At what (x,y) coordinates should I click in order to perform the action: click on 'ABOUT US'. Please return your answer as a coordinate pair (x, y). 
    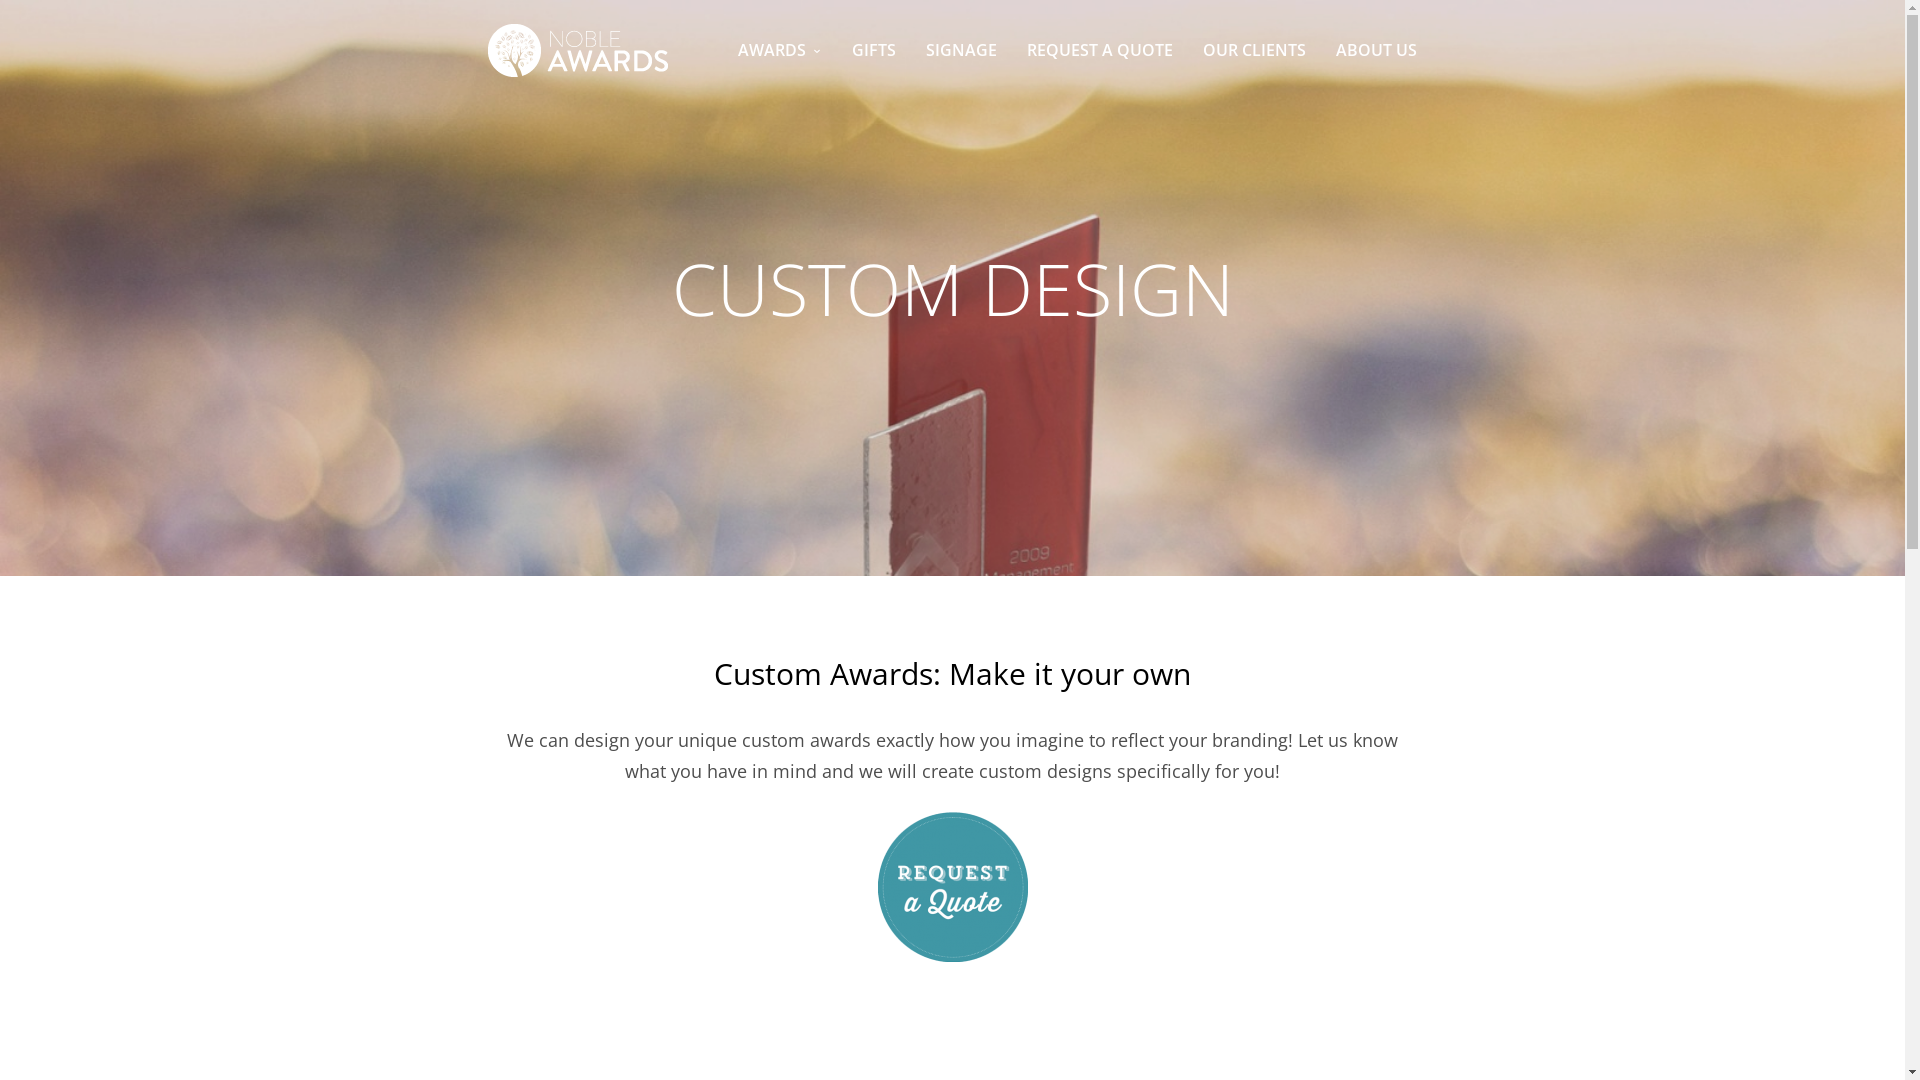
    Looking at the image, I should click on (1375, 49).